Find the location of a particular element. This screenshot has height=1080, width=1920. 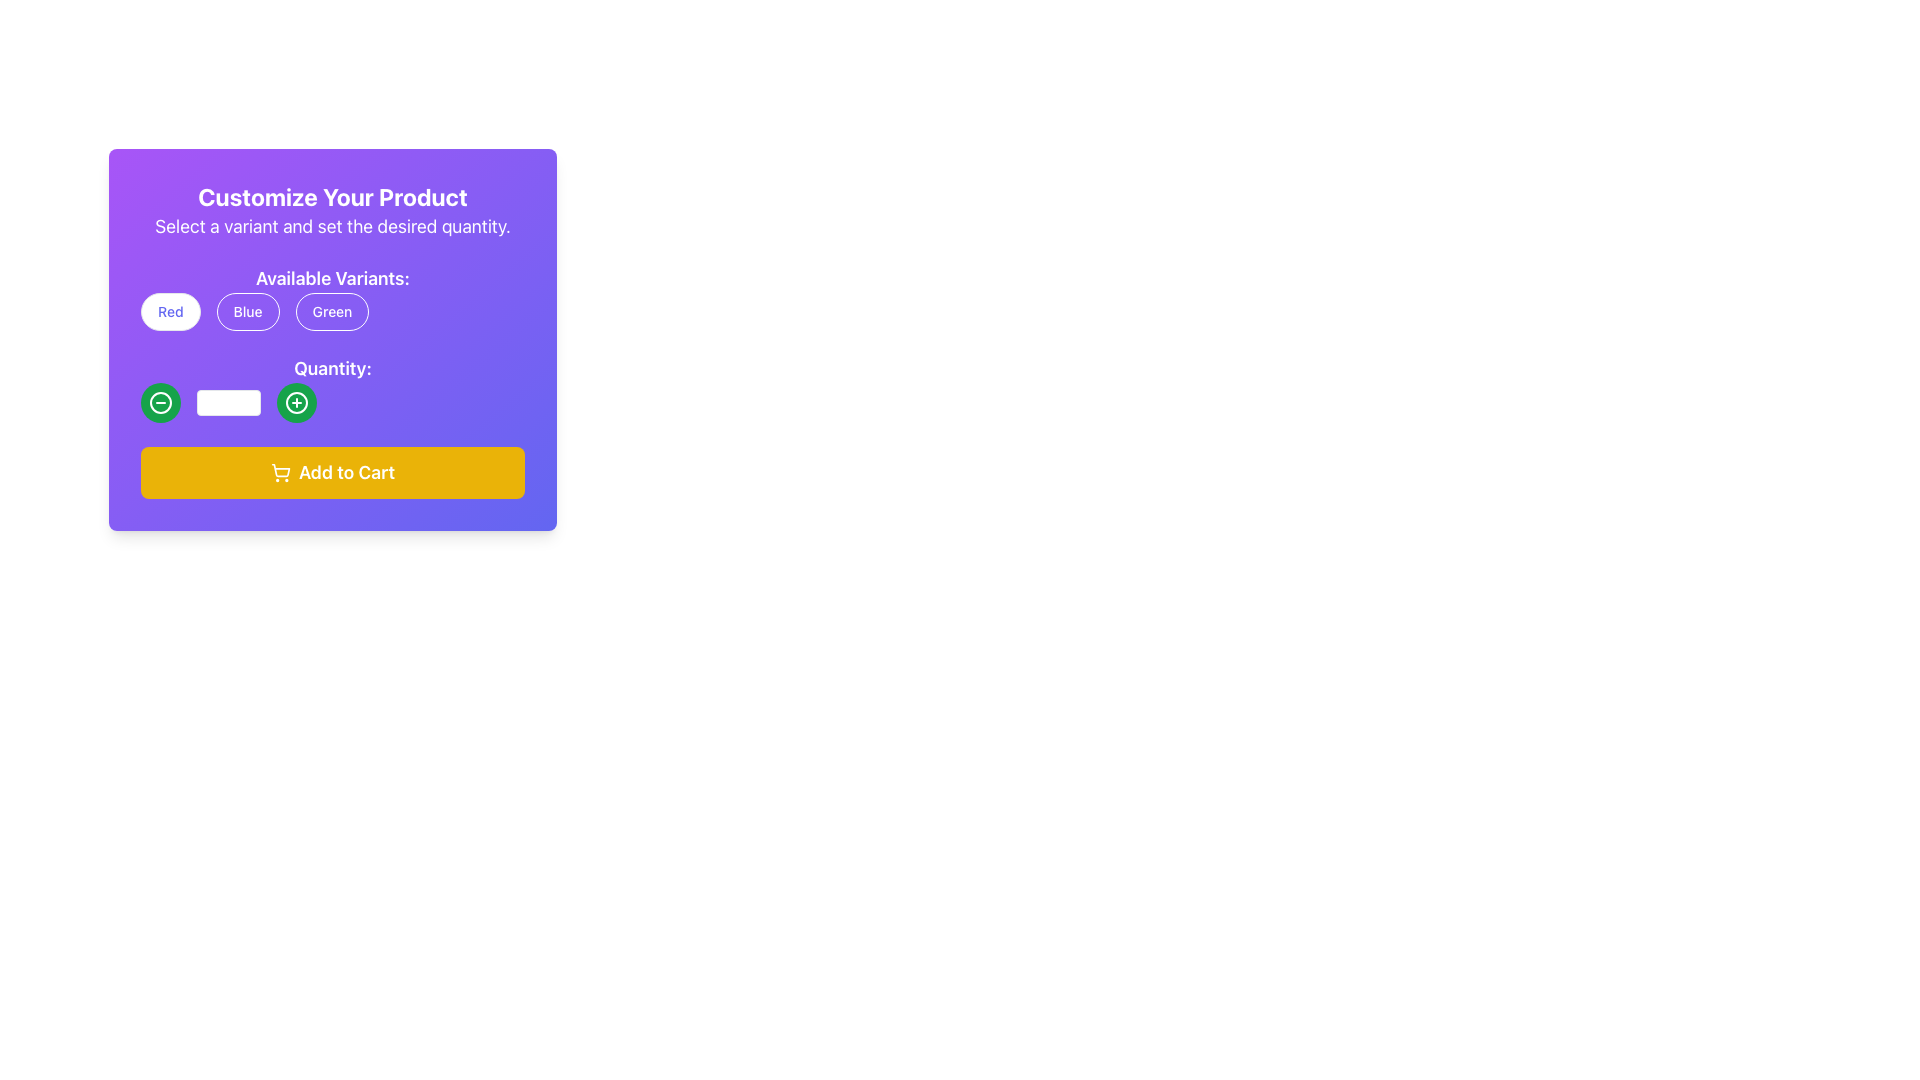

the third button labeled 'Green' in the row of variant selection buttons located below the heading 'Available Variants:' on the purple panel is located at coordinates (332, 312).